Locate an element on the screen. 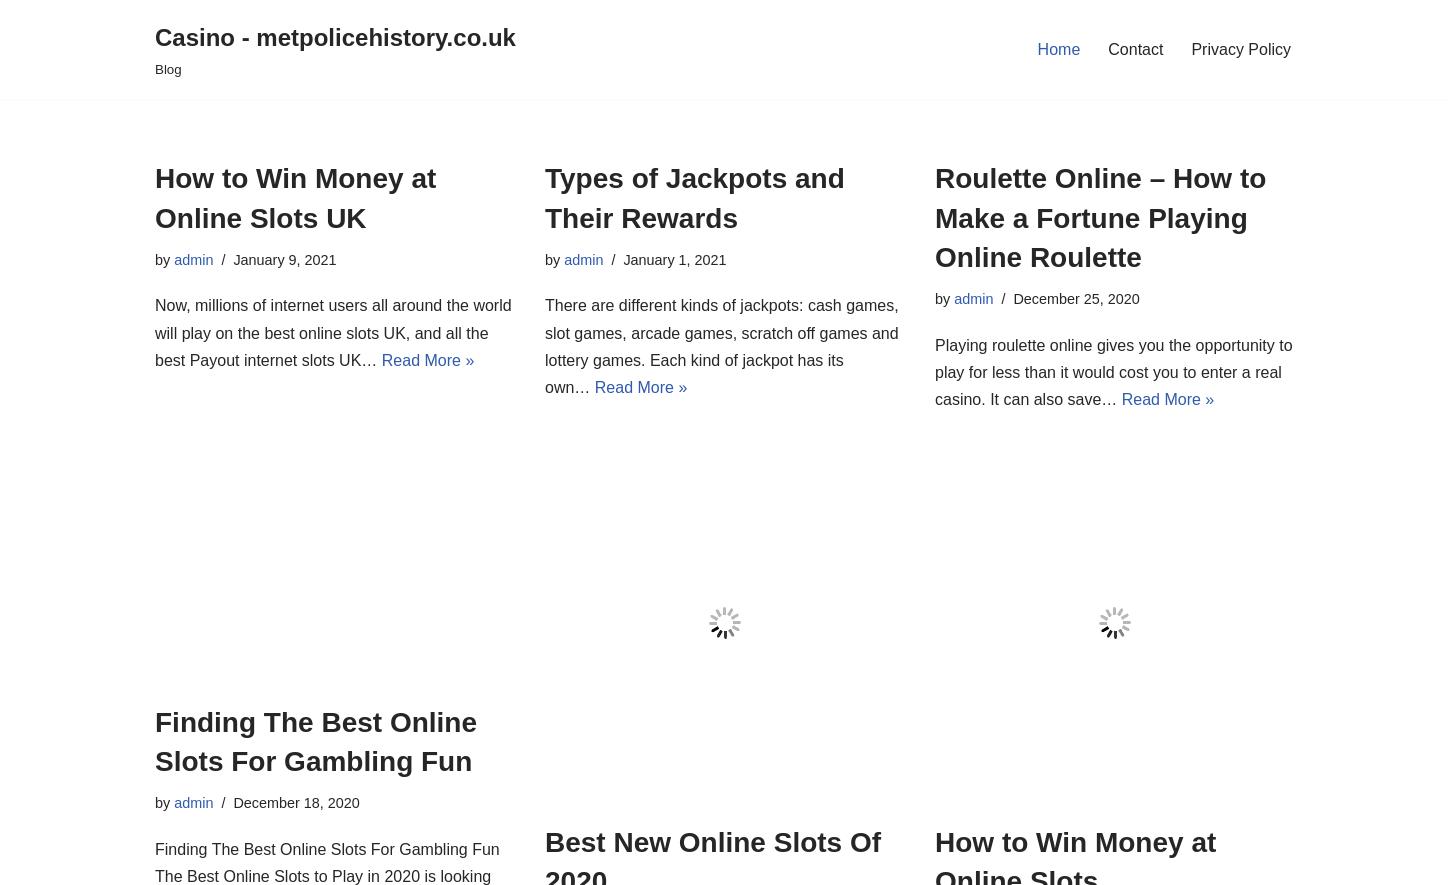 This screenshot has width=1450, height=885. 'January 9, 2021' is located at coordinates (284, 259).